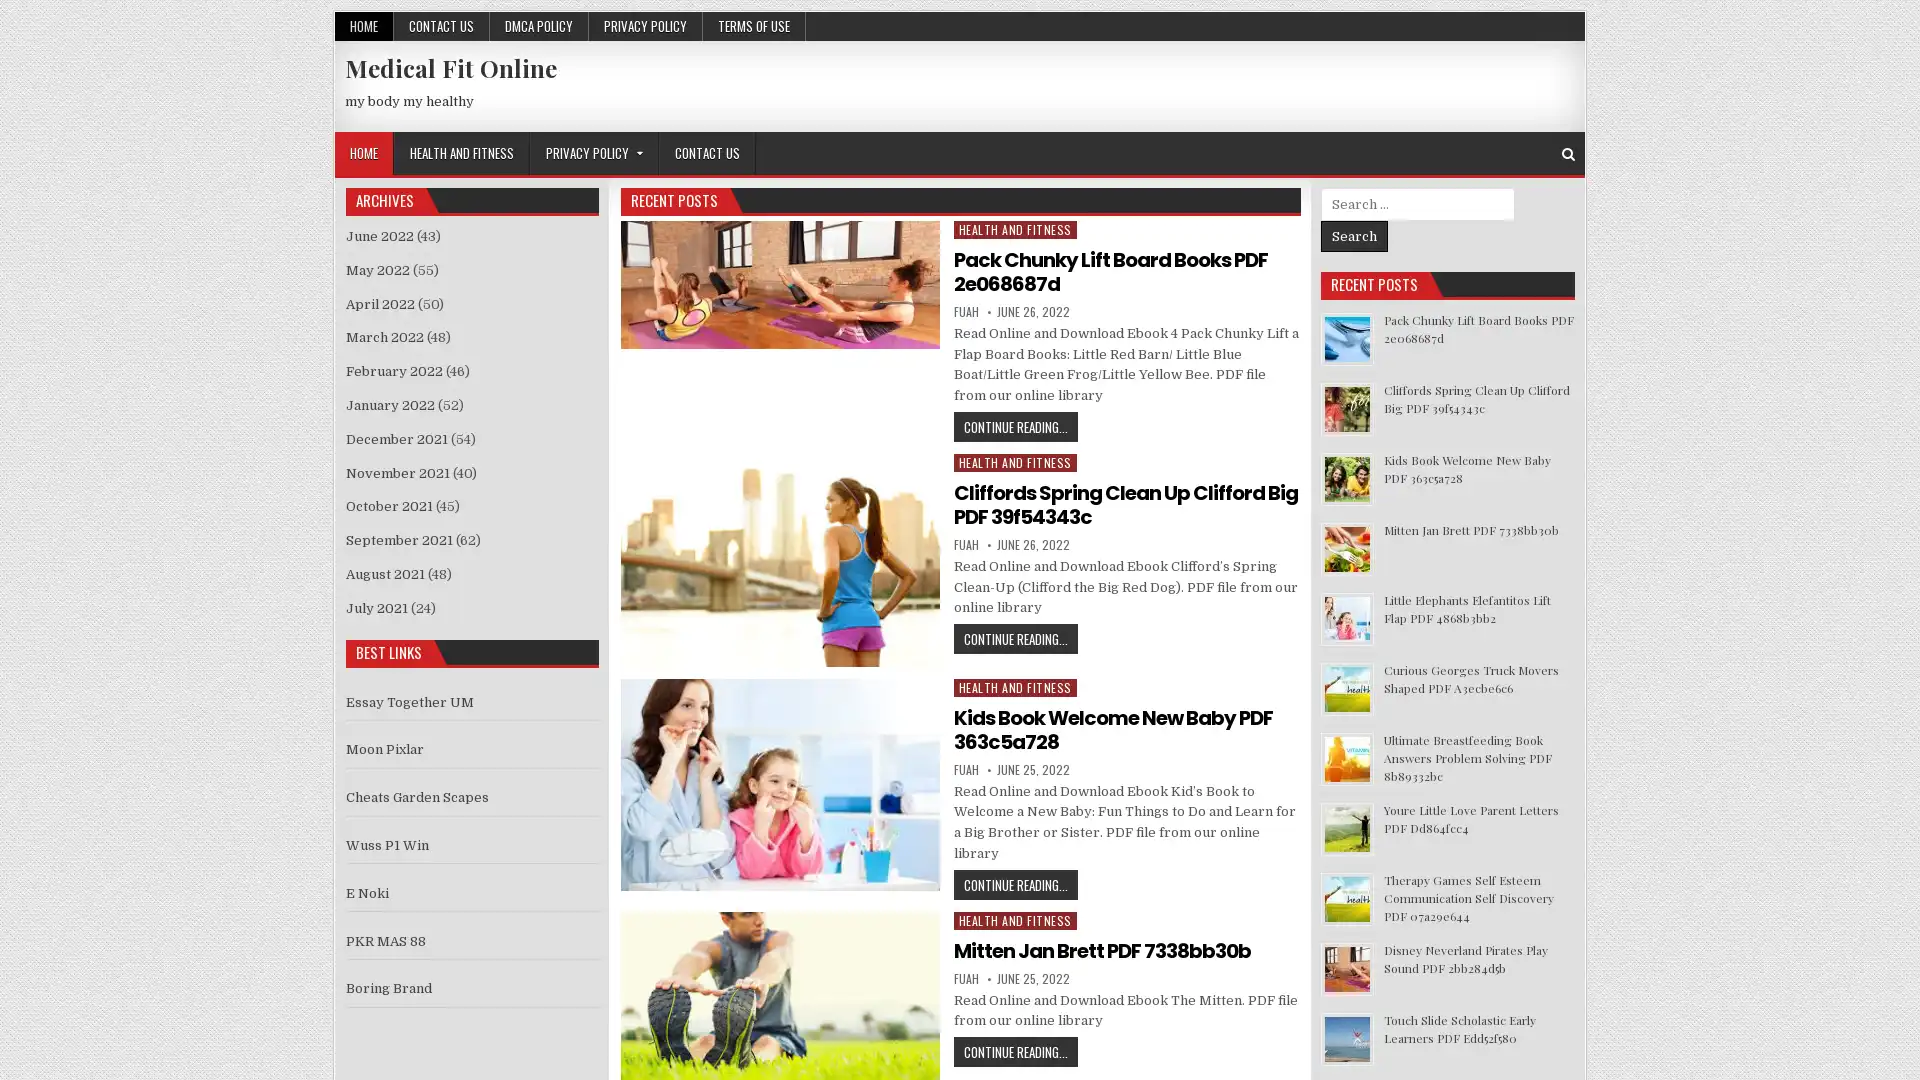  Describe the element at coordinates (1354, 235) in the screenshot. I see `Search` at that location.